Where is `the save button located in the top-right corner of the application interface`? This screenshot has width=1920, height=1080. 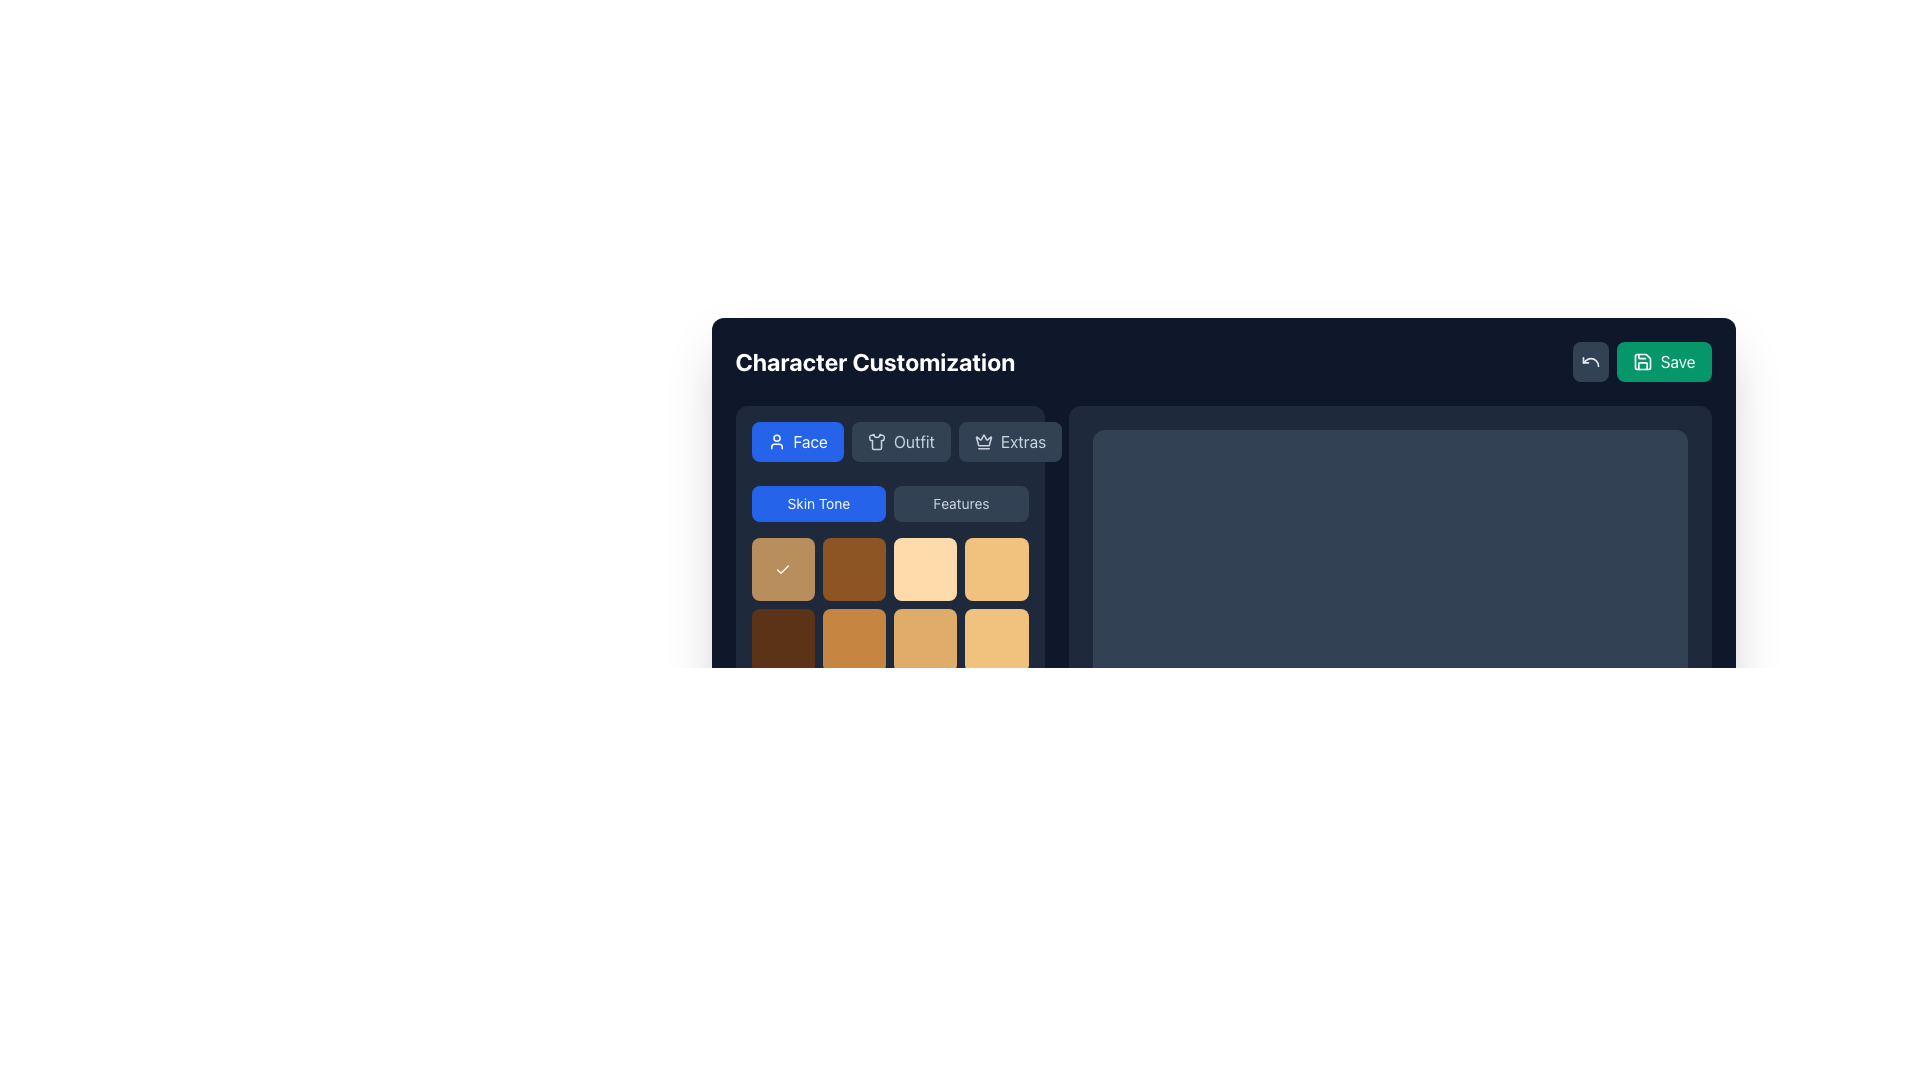 the save button located in the top-right corner of the application interface is located at coordinates (1641, 362).